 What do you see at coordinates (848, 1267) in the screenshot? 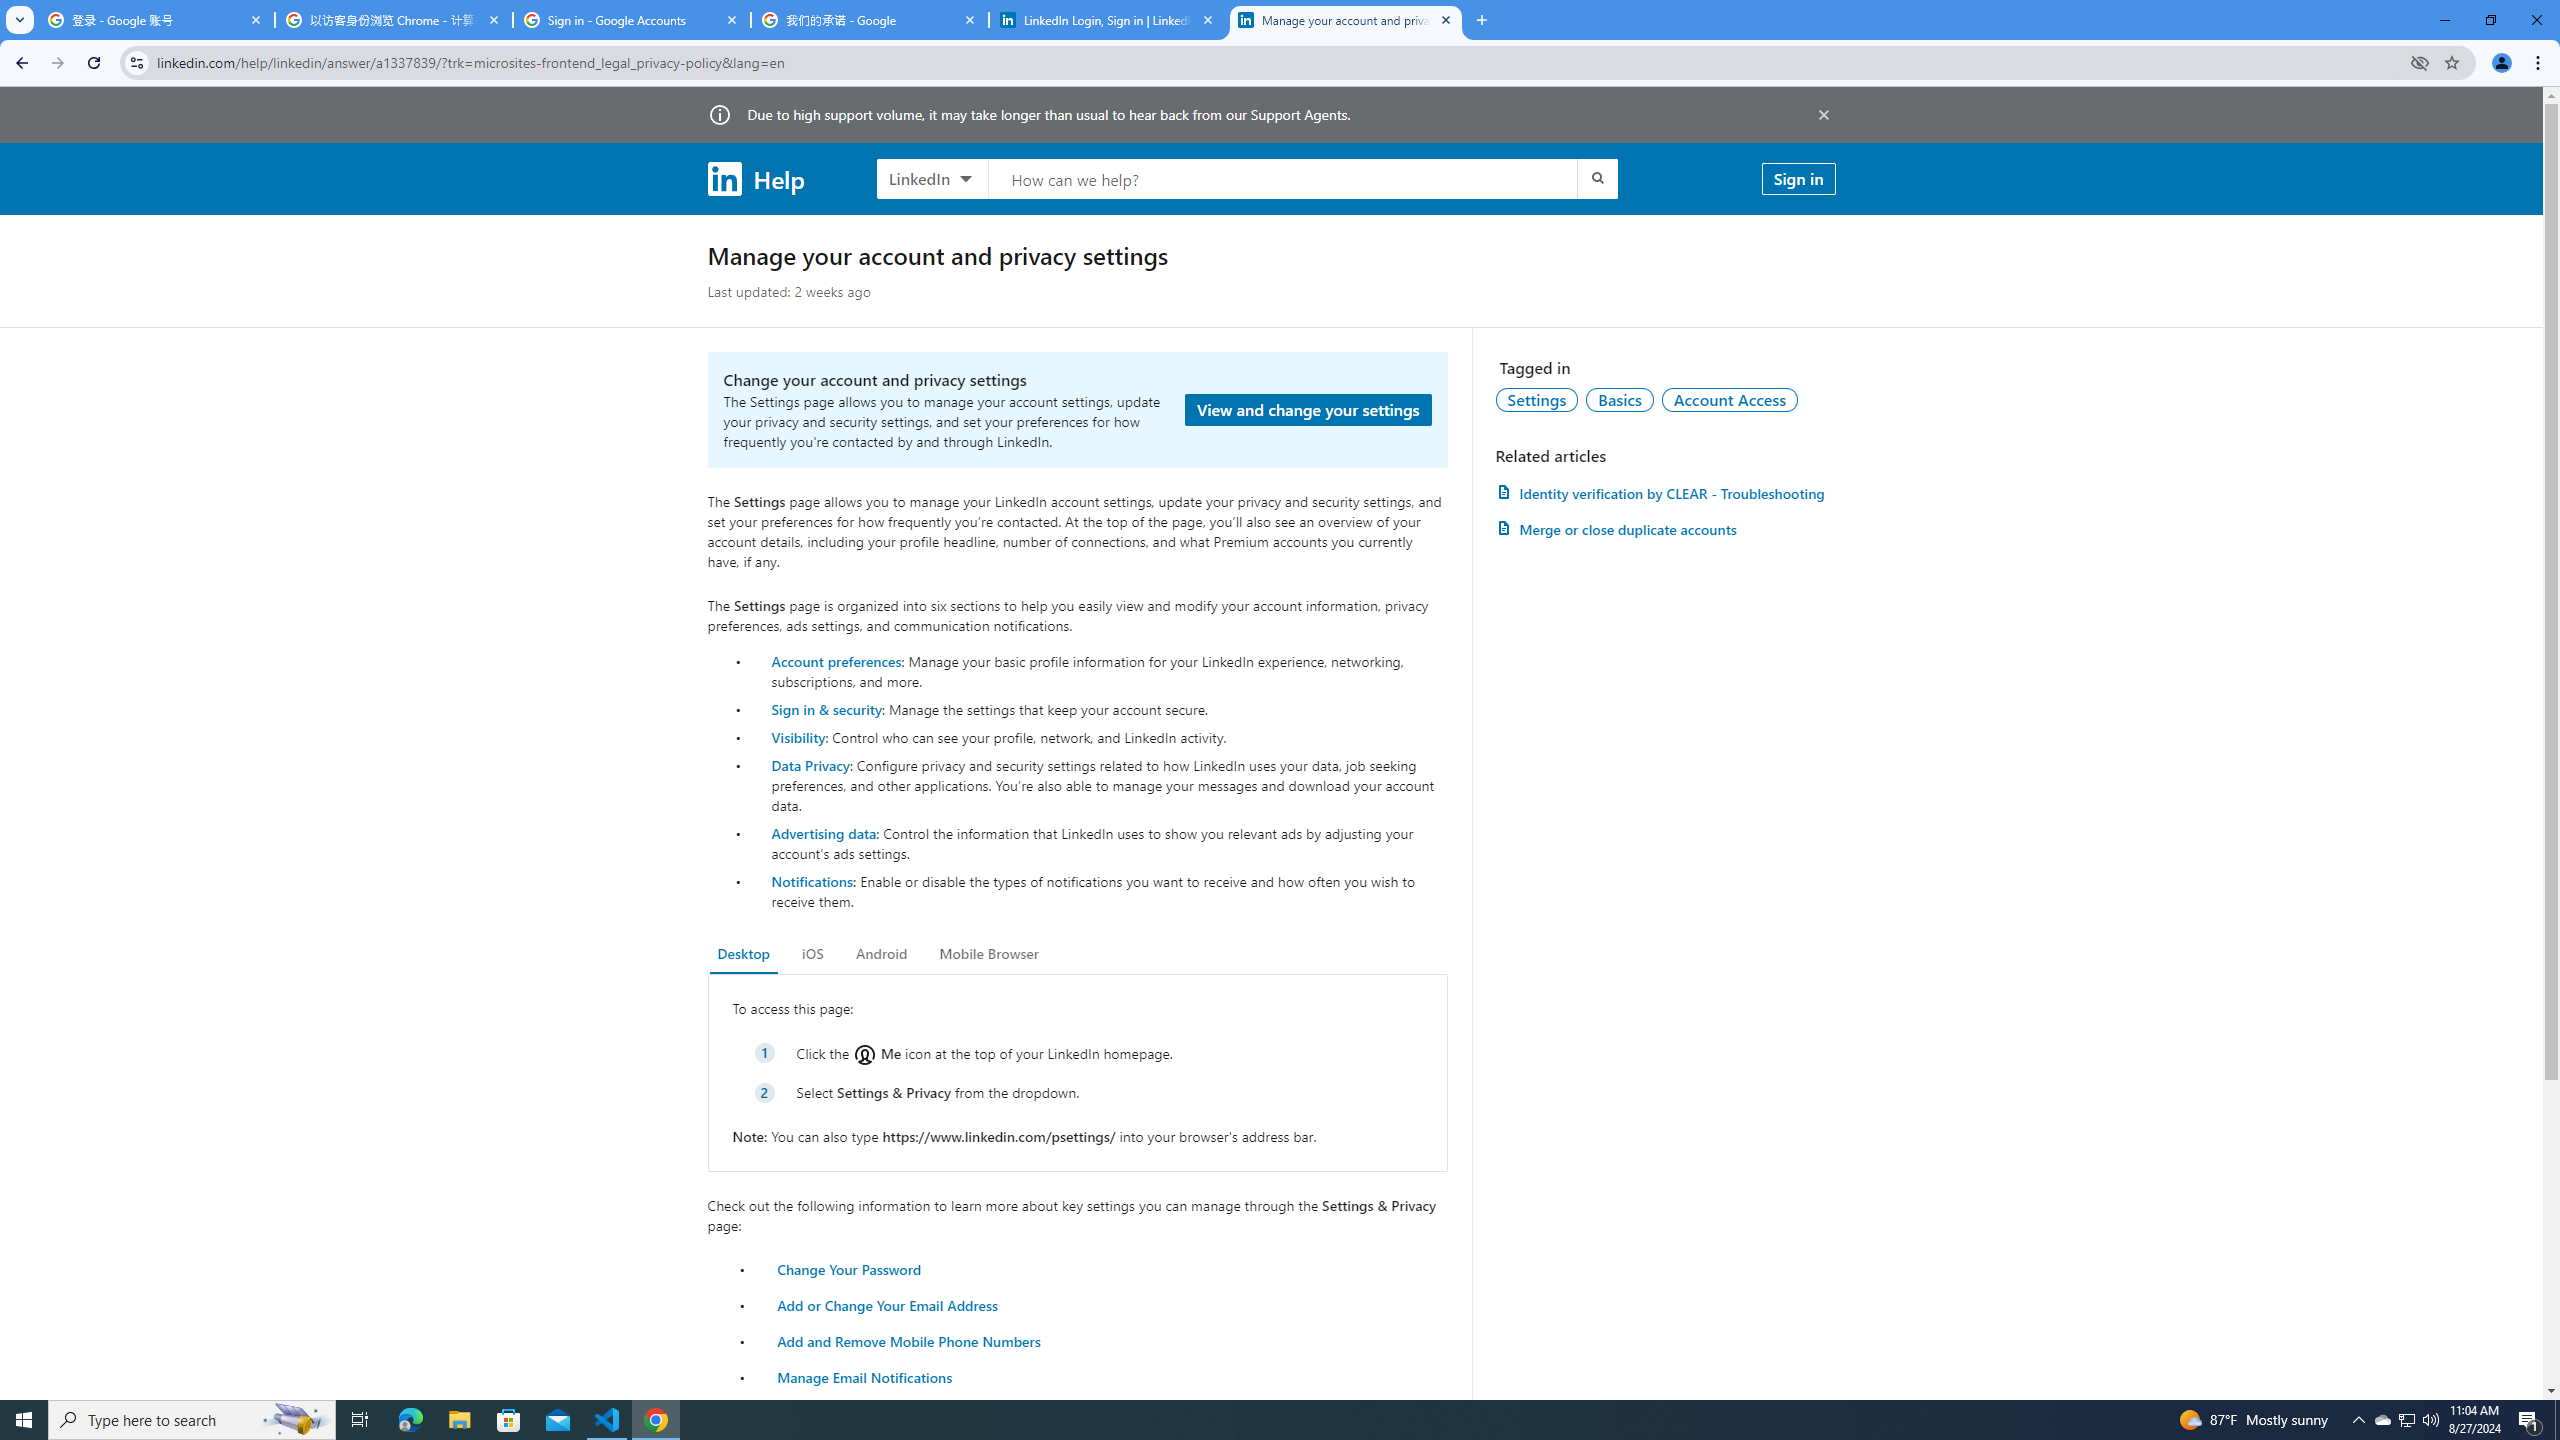
I see `'Change Your Password'` at bounding box center [848, 1267].